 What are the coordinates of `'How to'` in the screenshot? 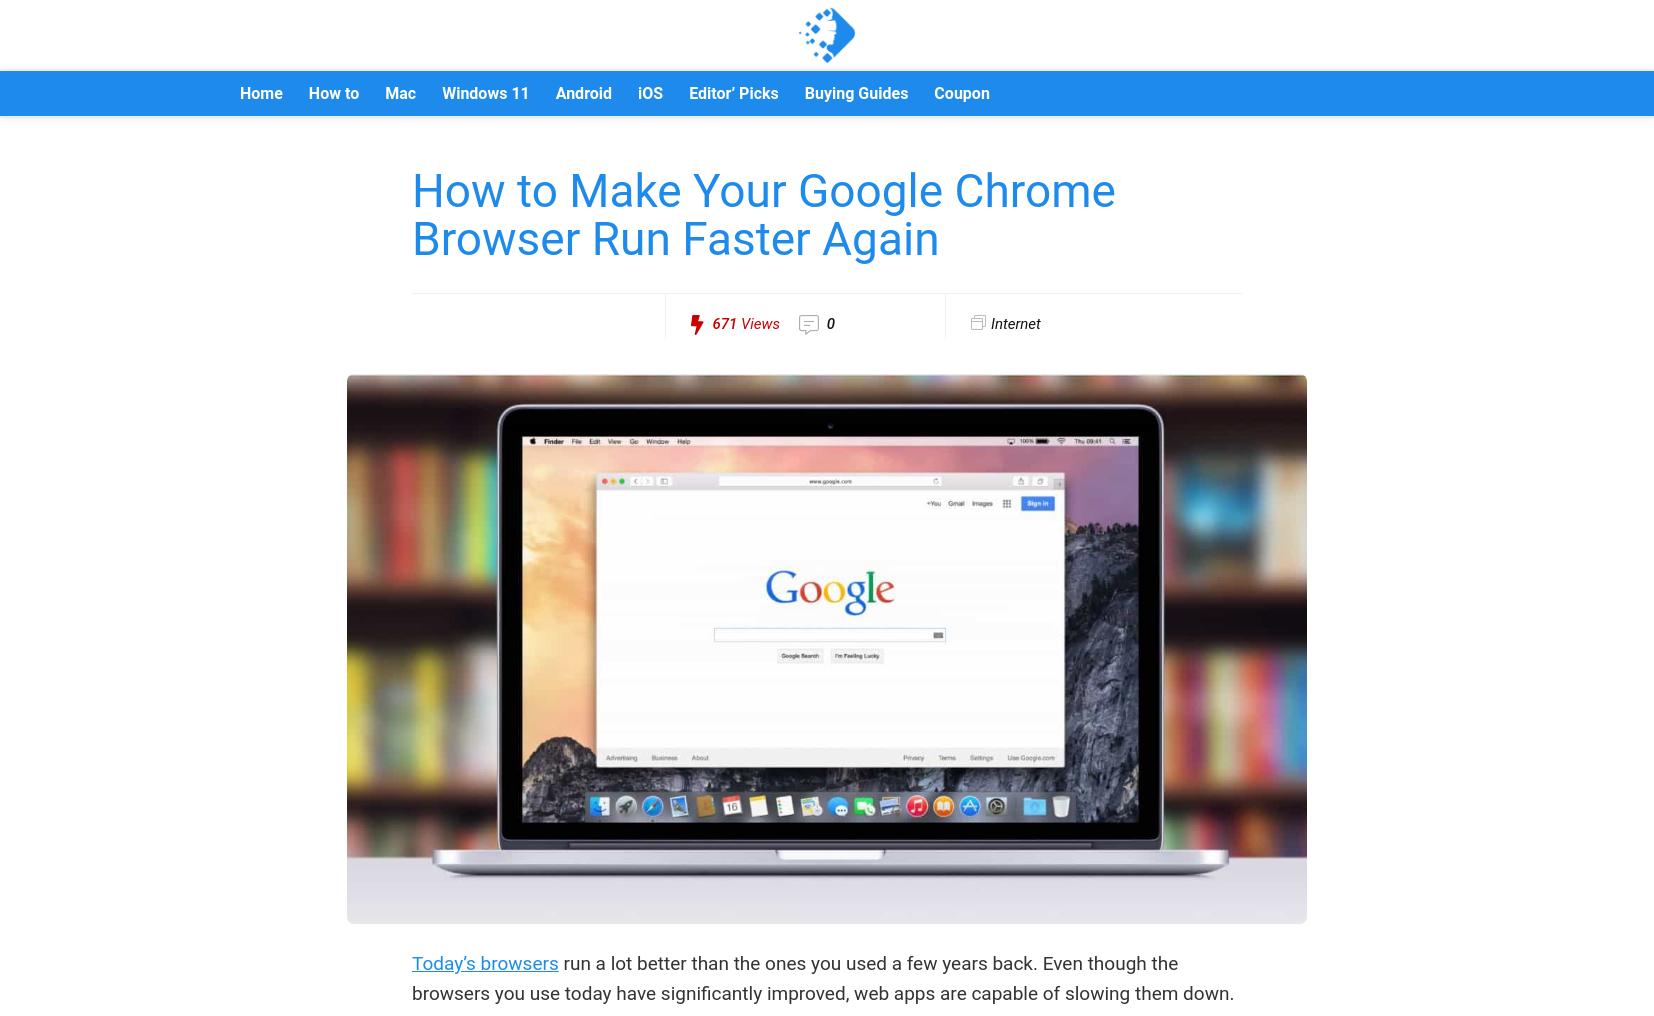 It's located at (332, 93).